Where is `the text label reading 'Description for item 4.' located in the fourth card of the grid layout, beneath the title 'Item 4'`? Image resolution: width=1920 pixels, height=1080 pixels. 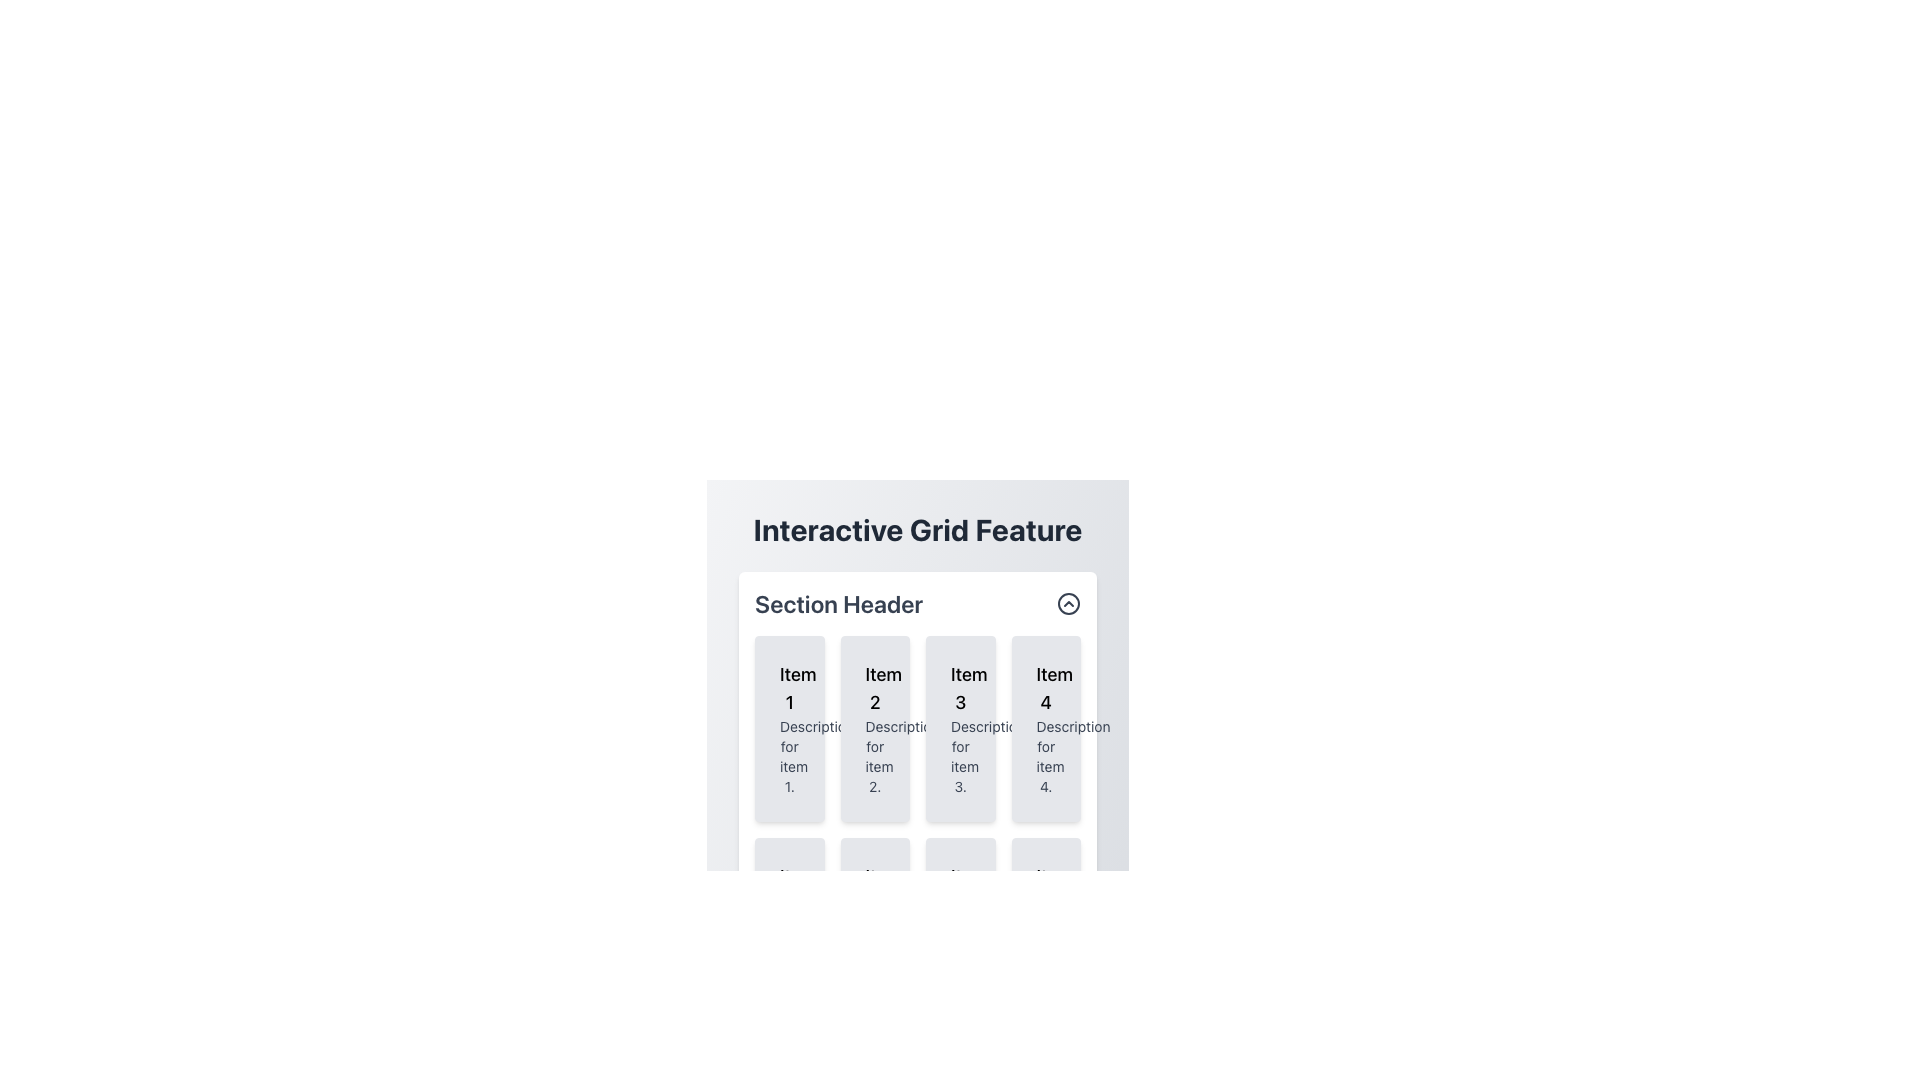
the text label reading 'Description for item 4.' located in the fourth card of the grid layout, beneath the title 'Item 4' is located at coordinates (1045, 756).